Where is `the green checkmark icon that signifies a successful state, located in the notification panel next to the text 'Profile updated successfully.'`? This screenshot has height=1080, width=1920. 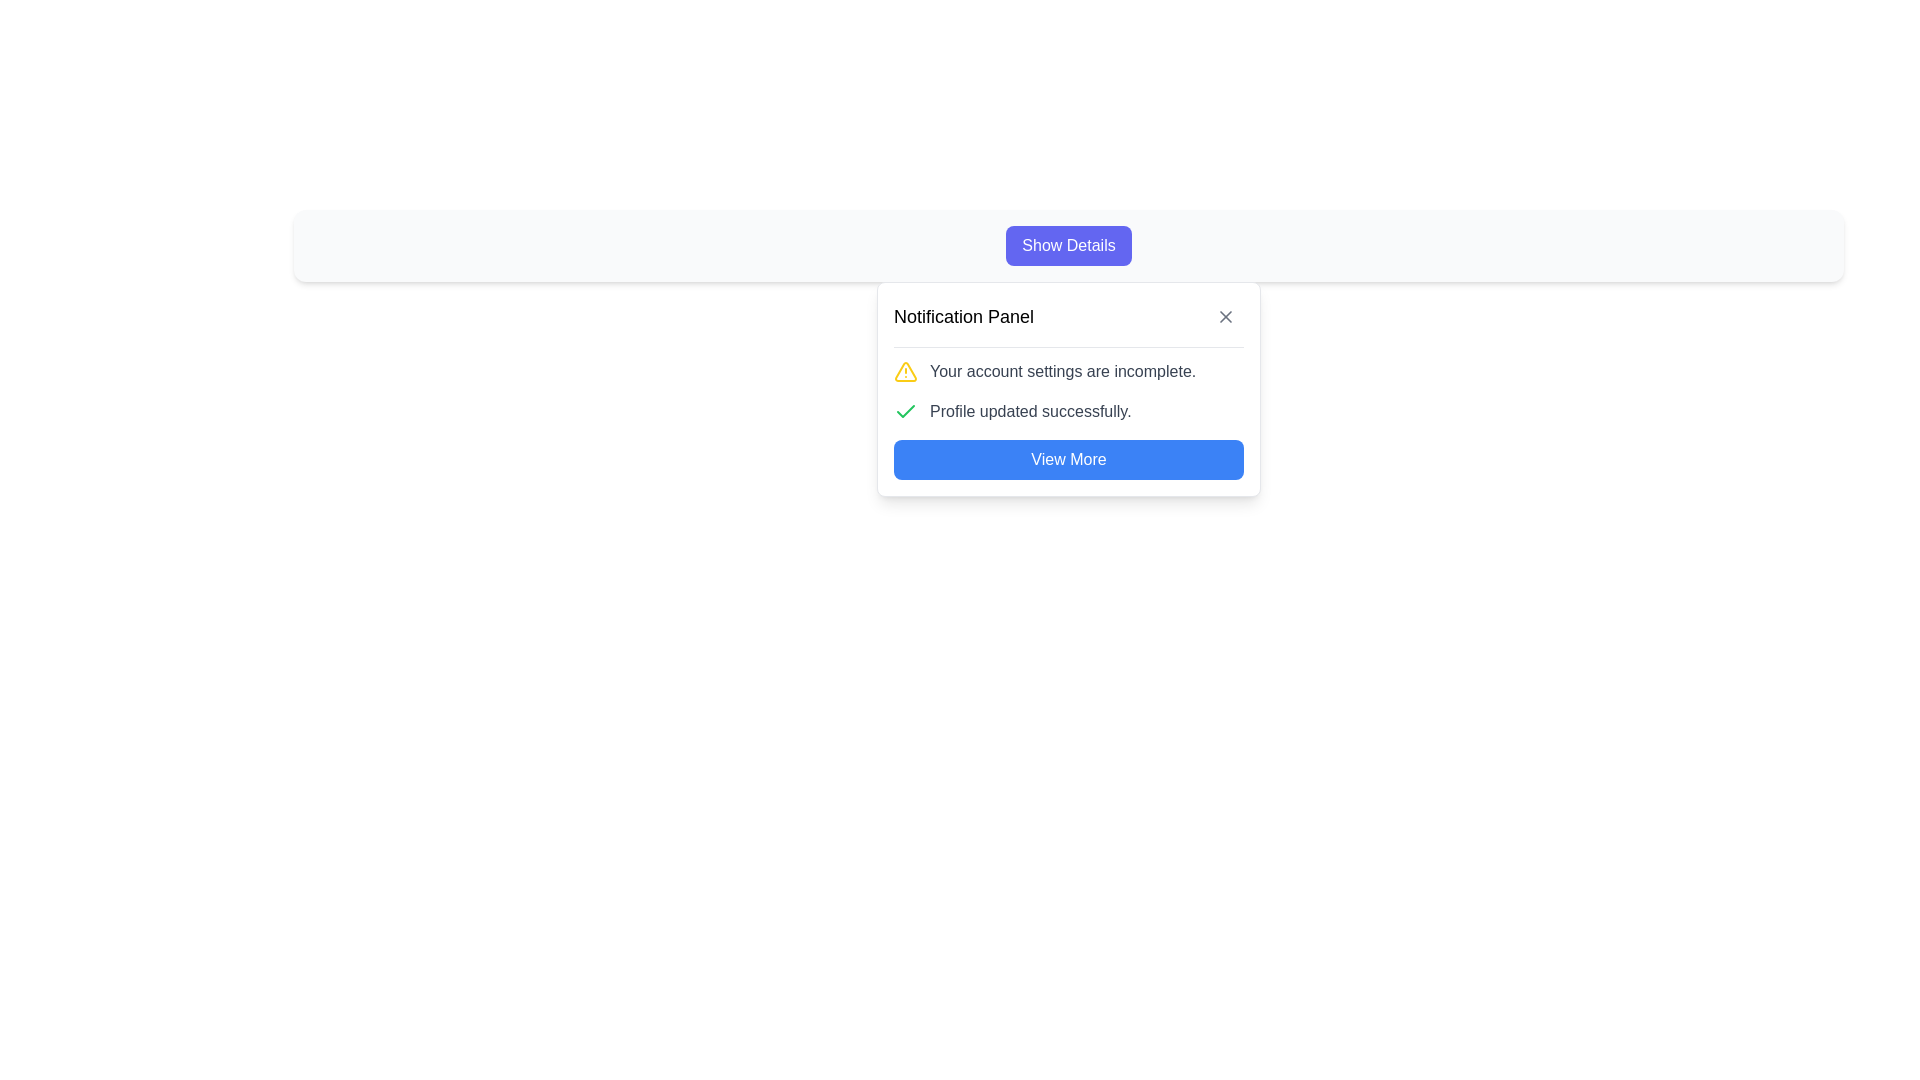
the green checkmark icon that signifies a successful state, located in the notification panel next to the text 'Profile updated successfully.' is located at coordinates (905, 410).